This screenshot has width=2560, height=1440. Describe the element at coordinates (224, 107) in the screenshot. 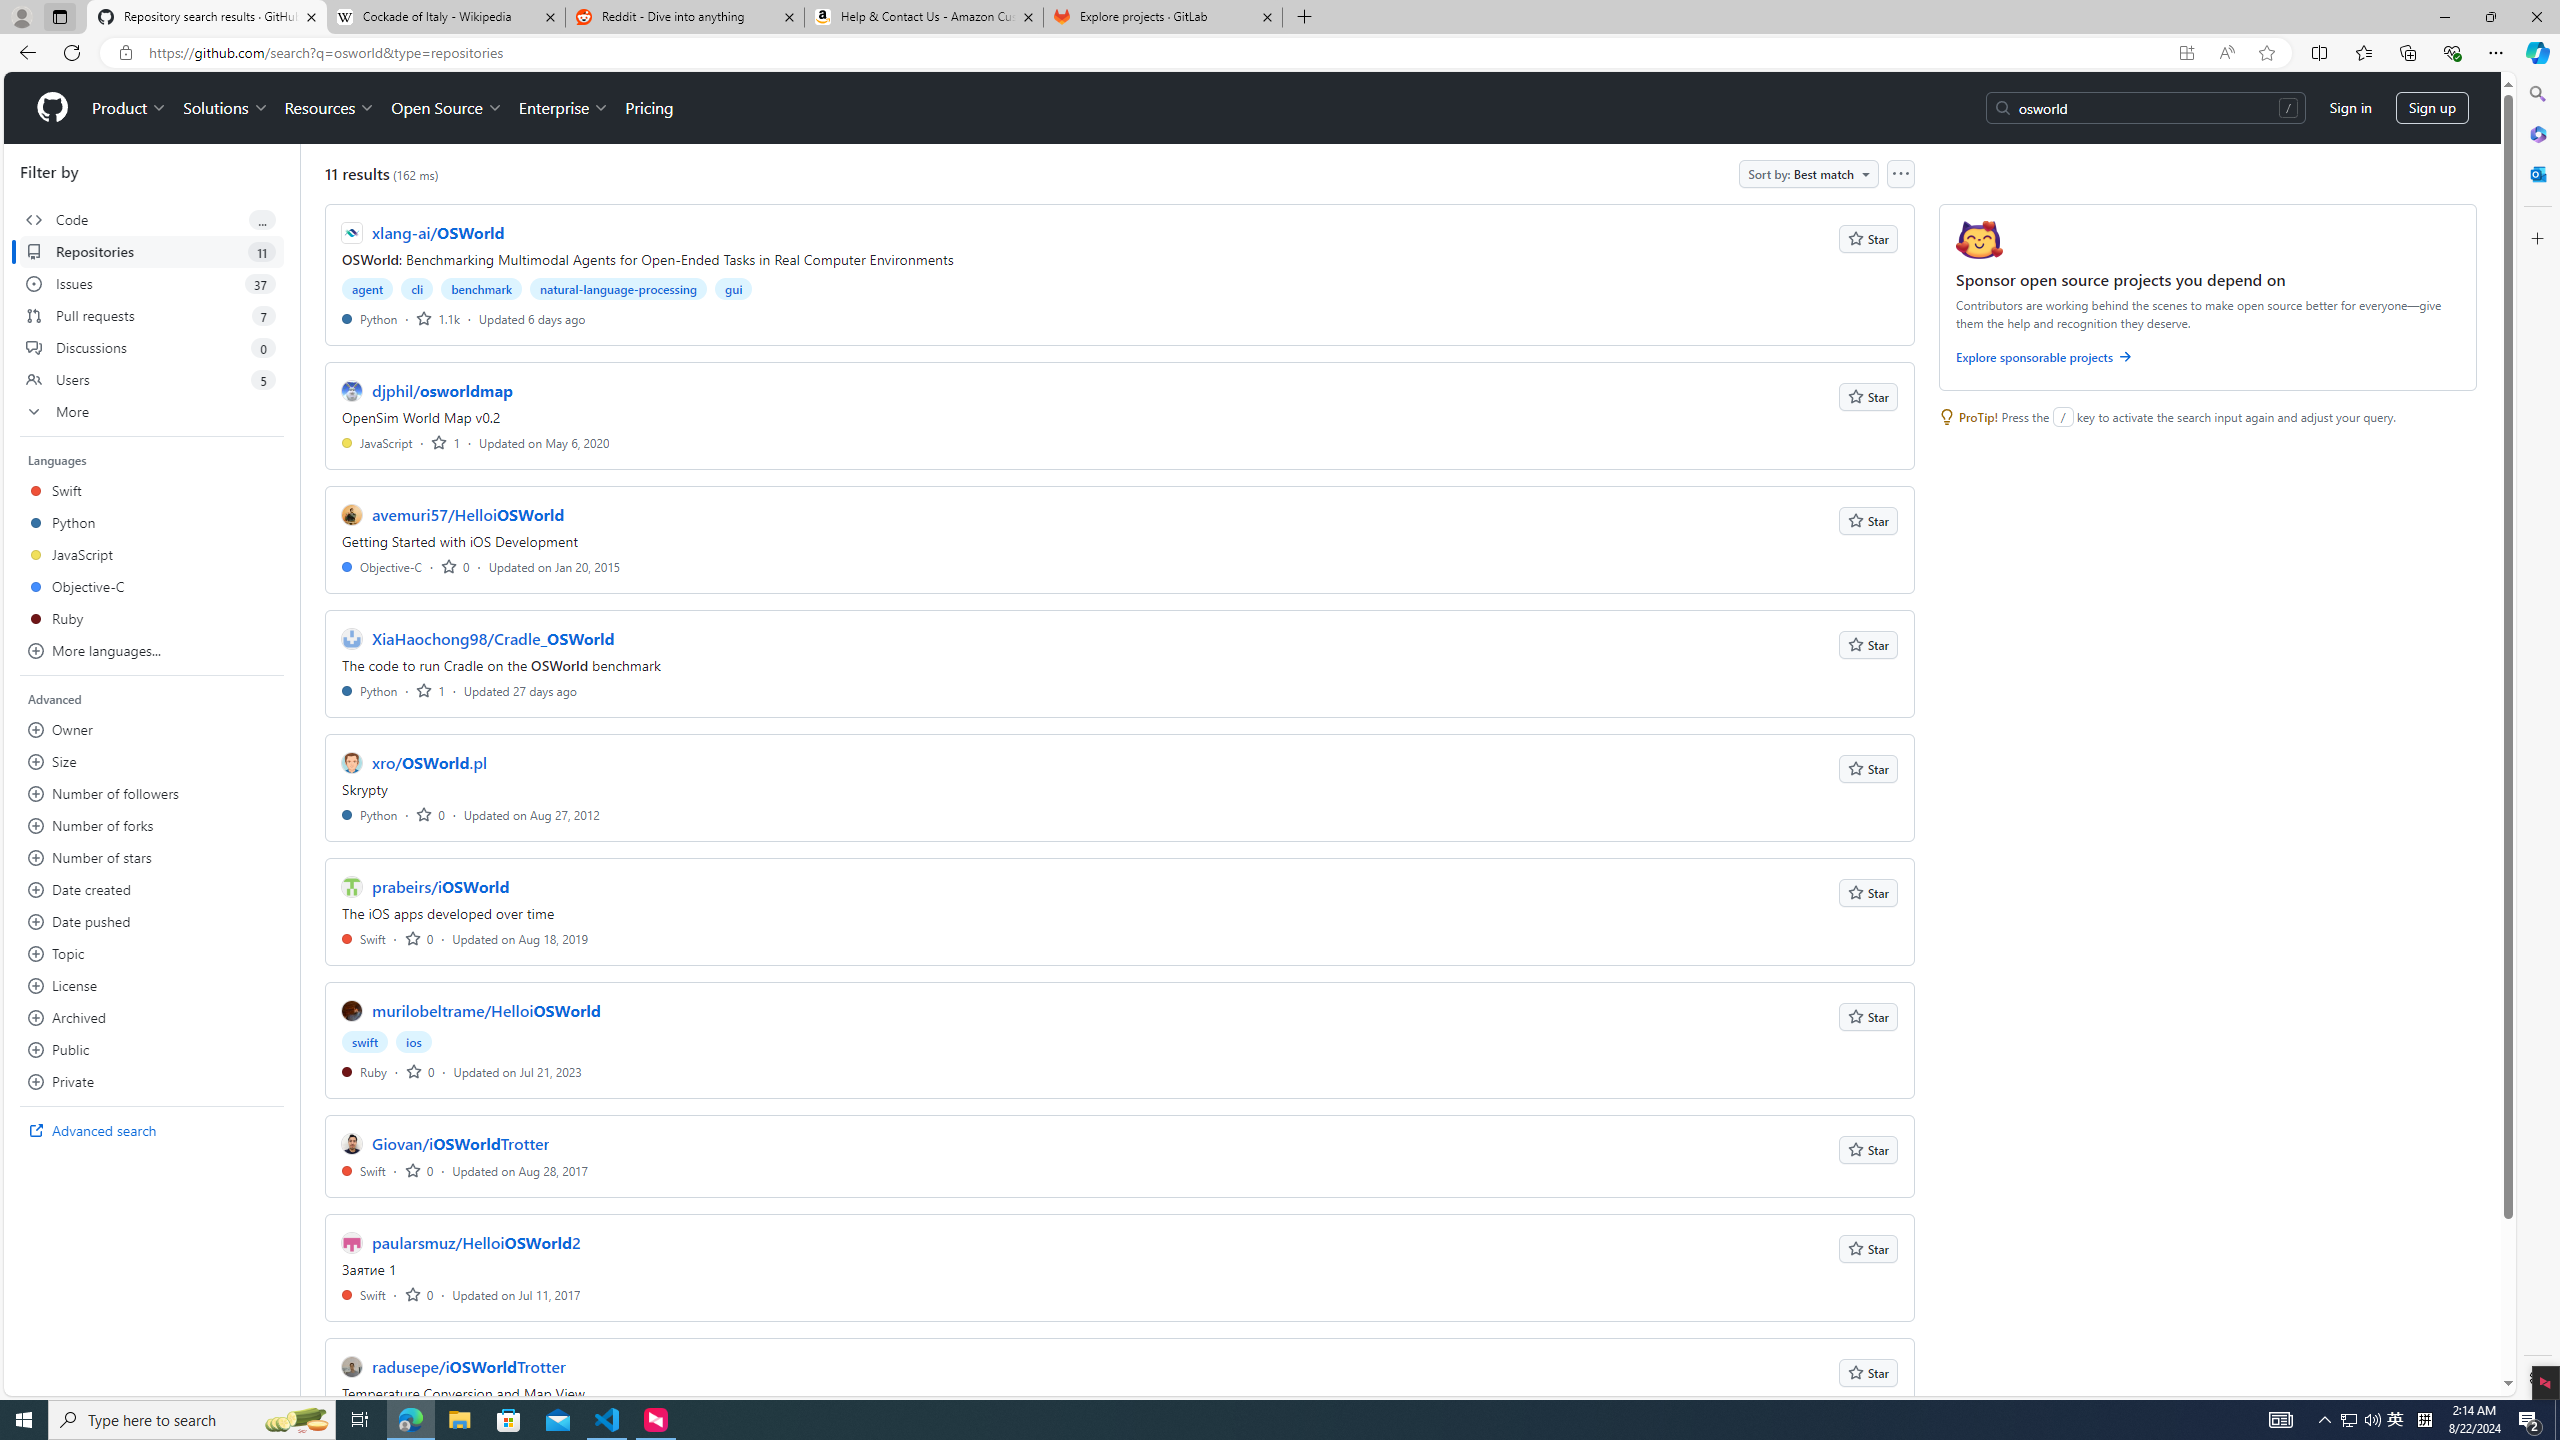

I see `'Solutions'` at that location.